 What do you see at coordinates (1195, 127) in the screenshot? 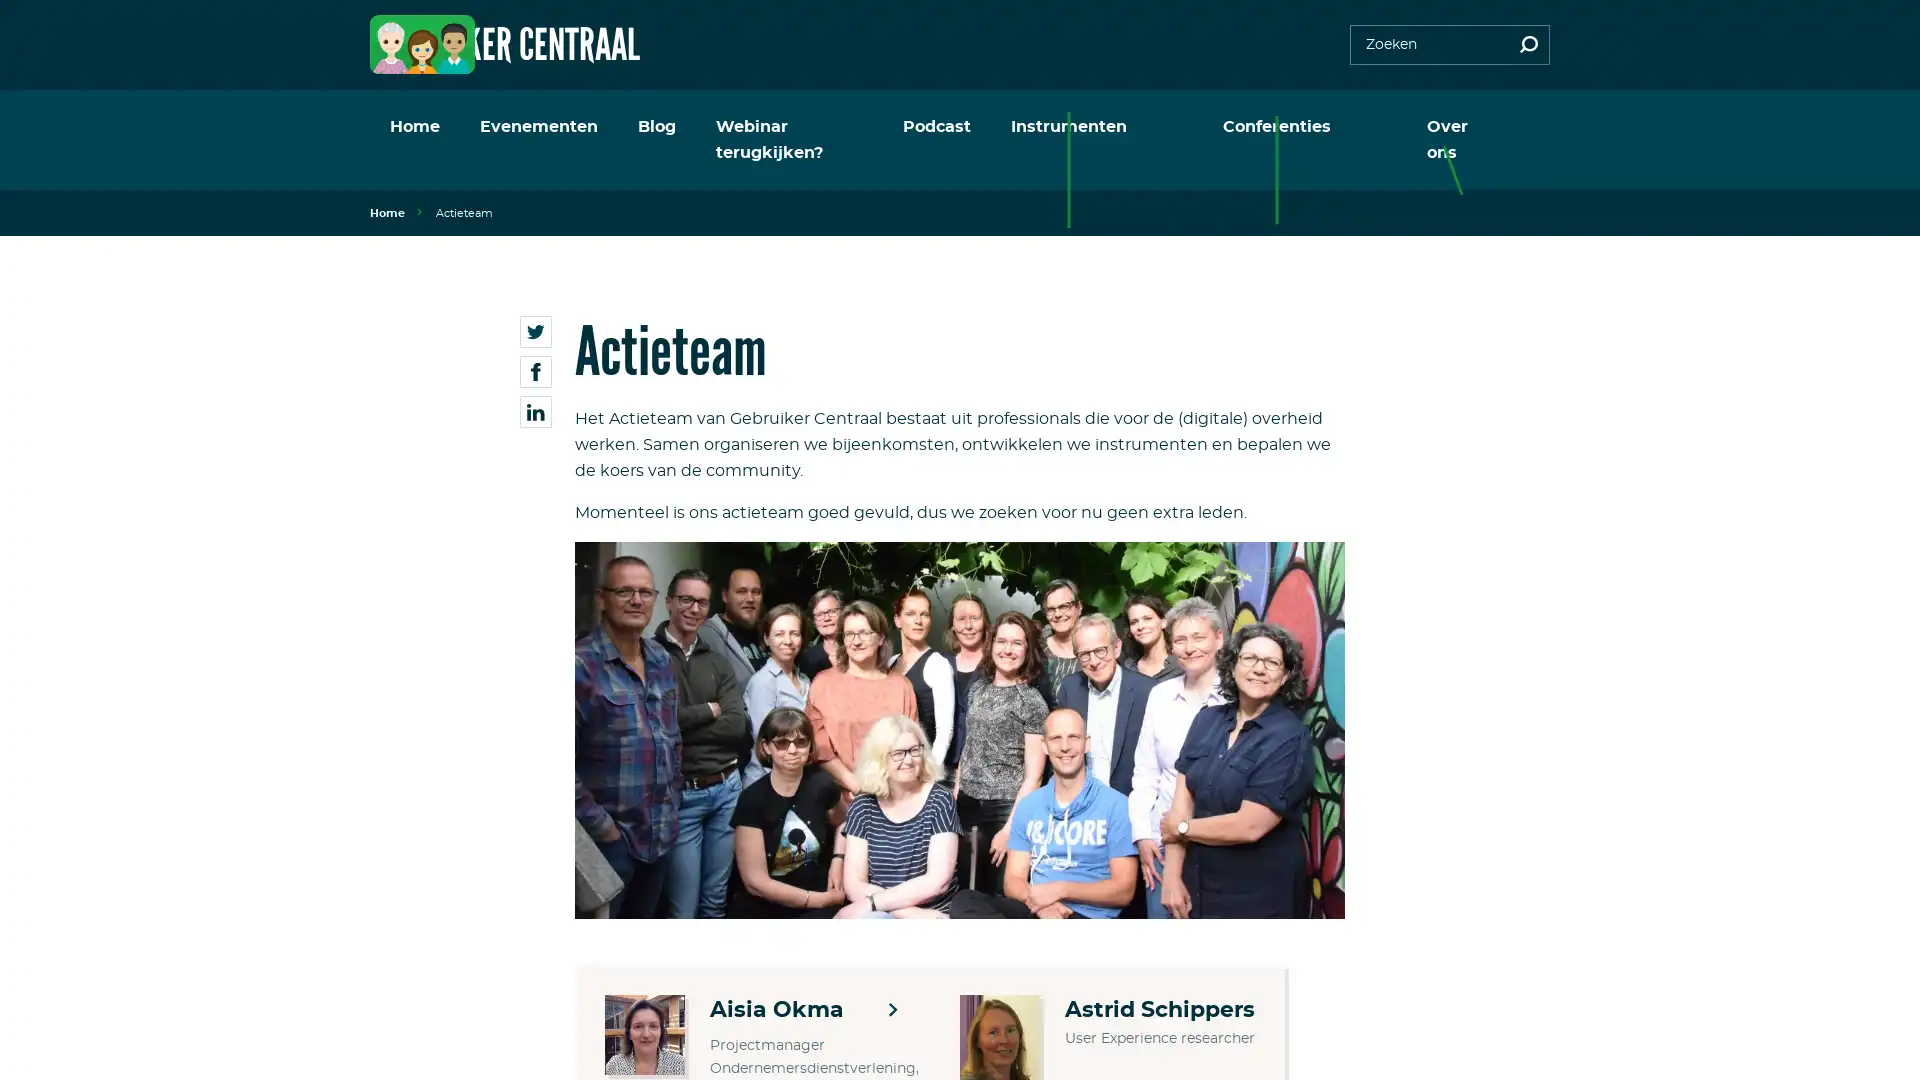
I see `Toon submenu voor Instrumenten` at bounding box center [1195, 127].